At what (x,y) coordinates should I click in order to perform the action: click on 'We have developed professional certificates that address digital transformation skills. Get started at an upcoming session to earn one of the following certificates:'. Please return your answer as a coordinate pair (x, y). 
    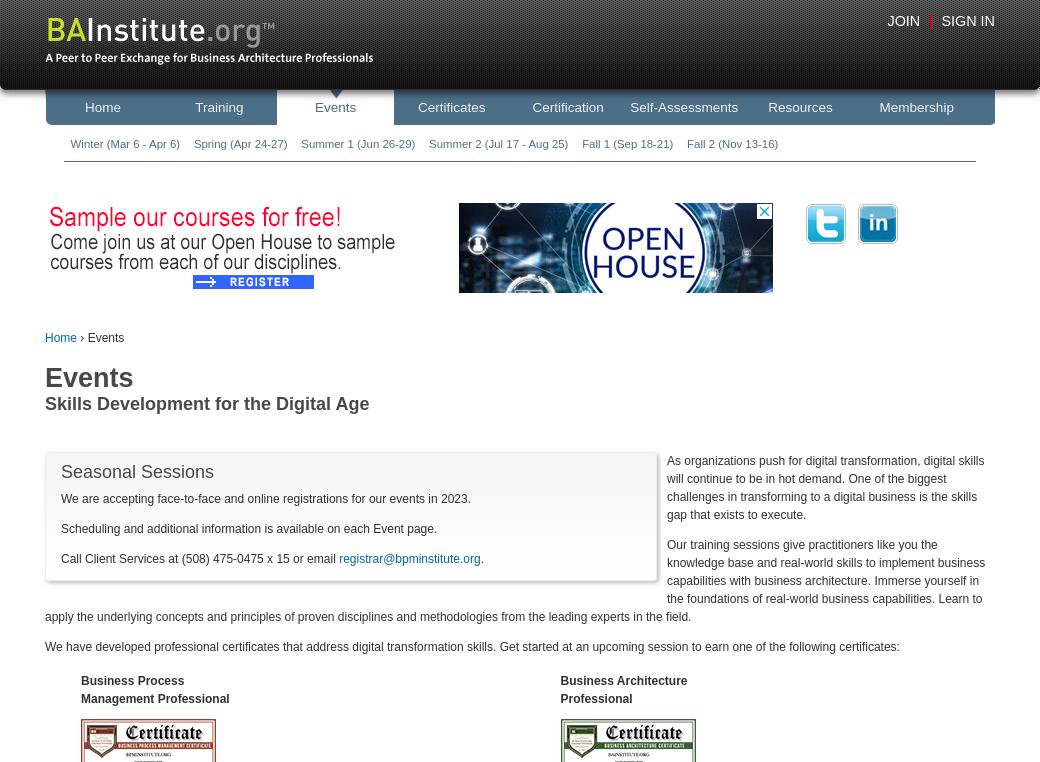
    Looking at the image, I should click on (471, 645).